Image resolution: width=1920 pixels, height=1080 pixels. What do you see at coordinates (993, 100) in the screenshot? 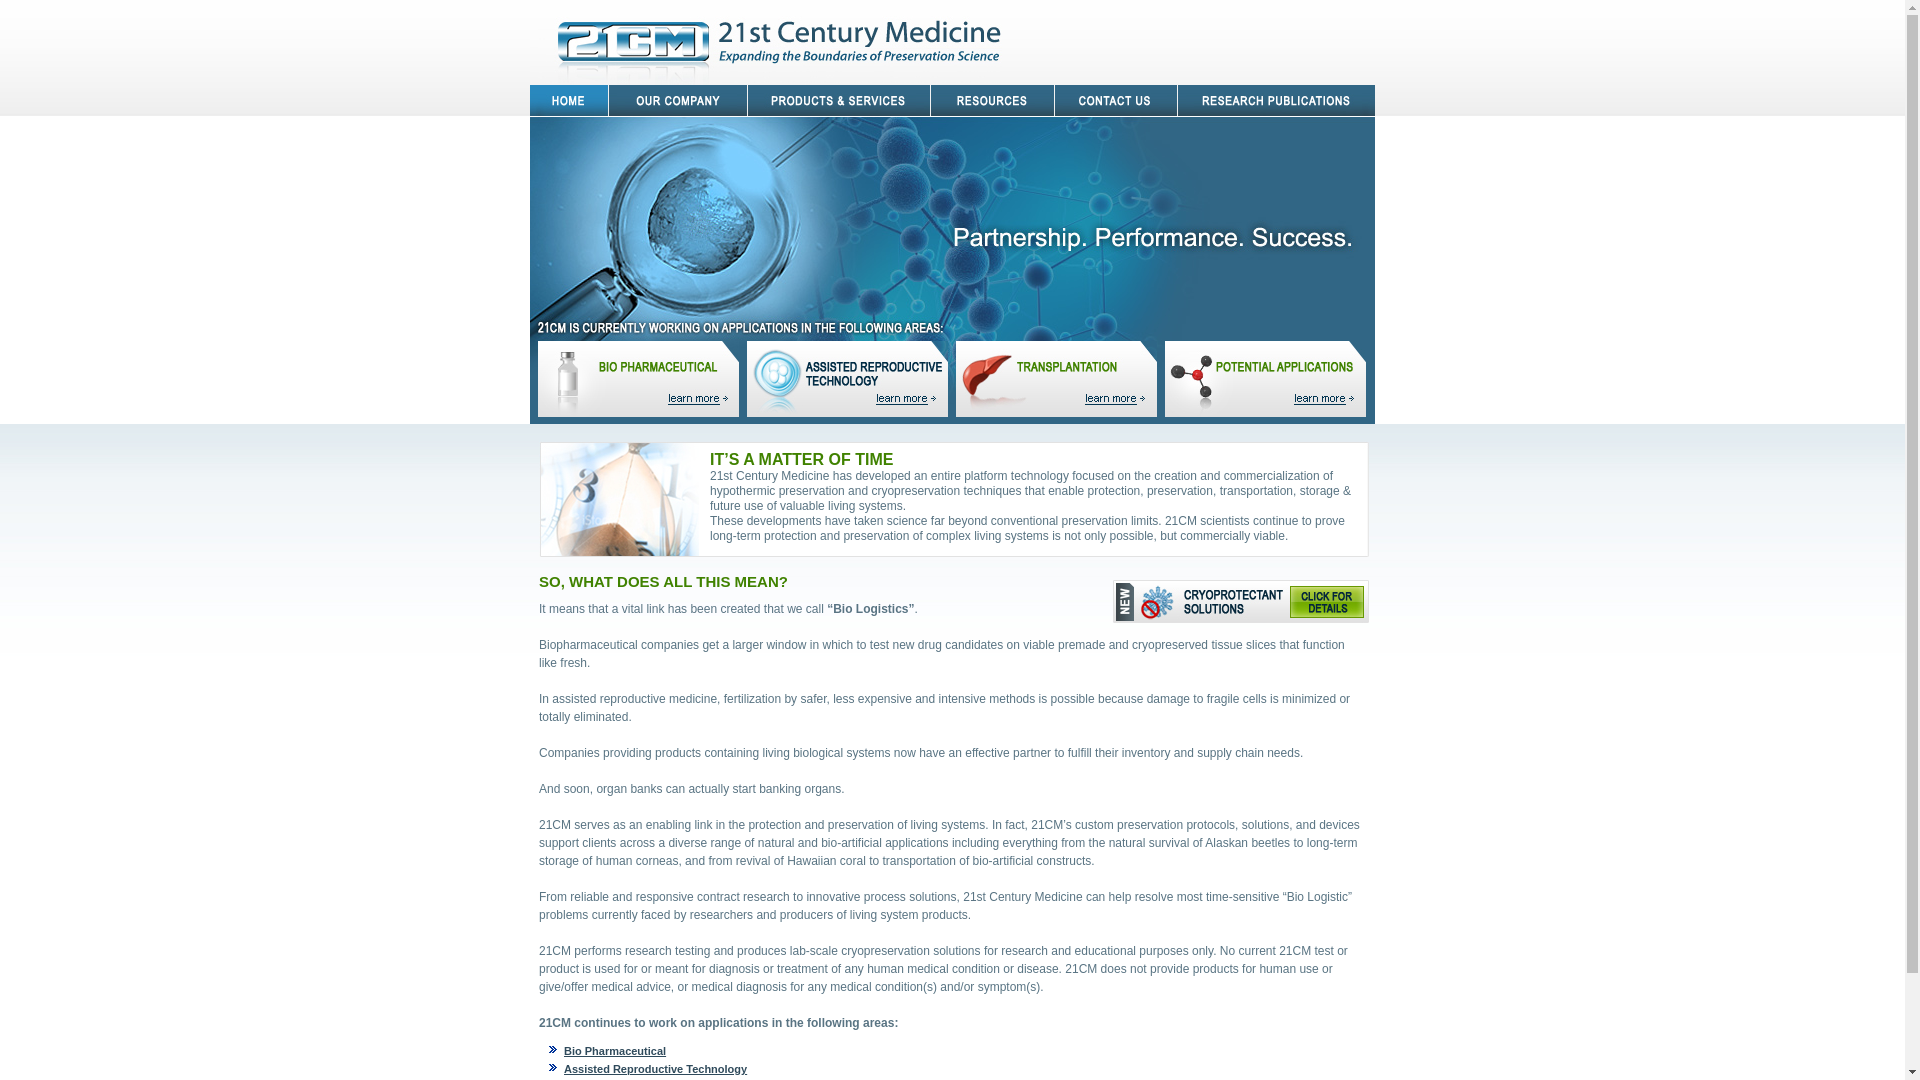
I see `'Resources'` at bounding box center [993, 100].